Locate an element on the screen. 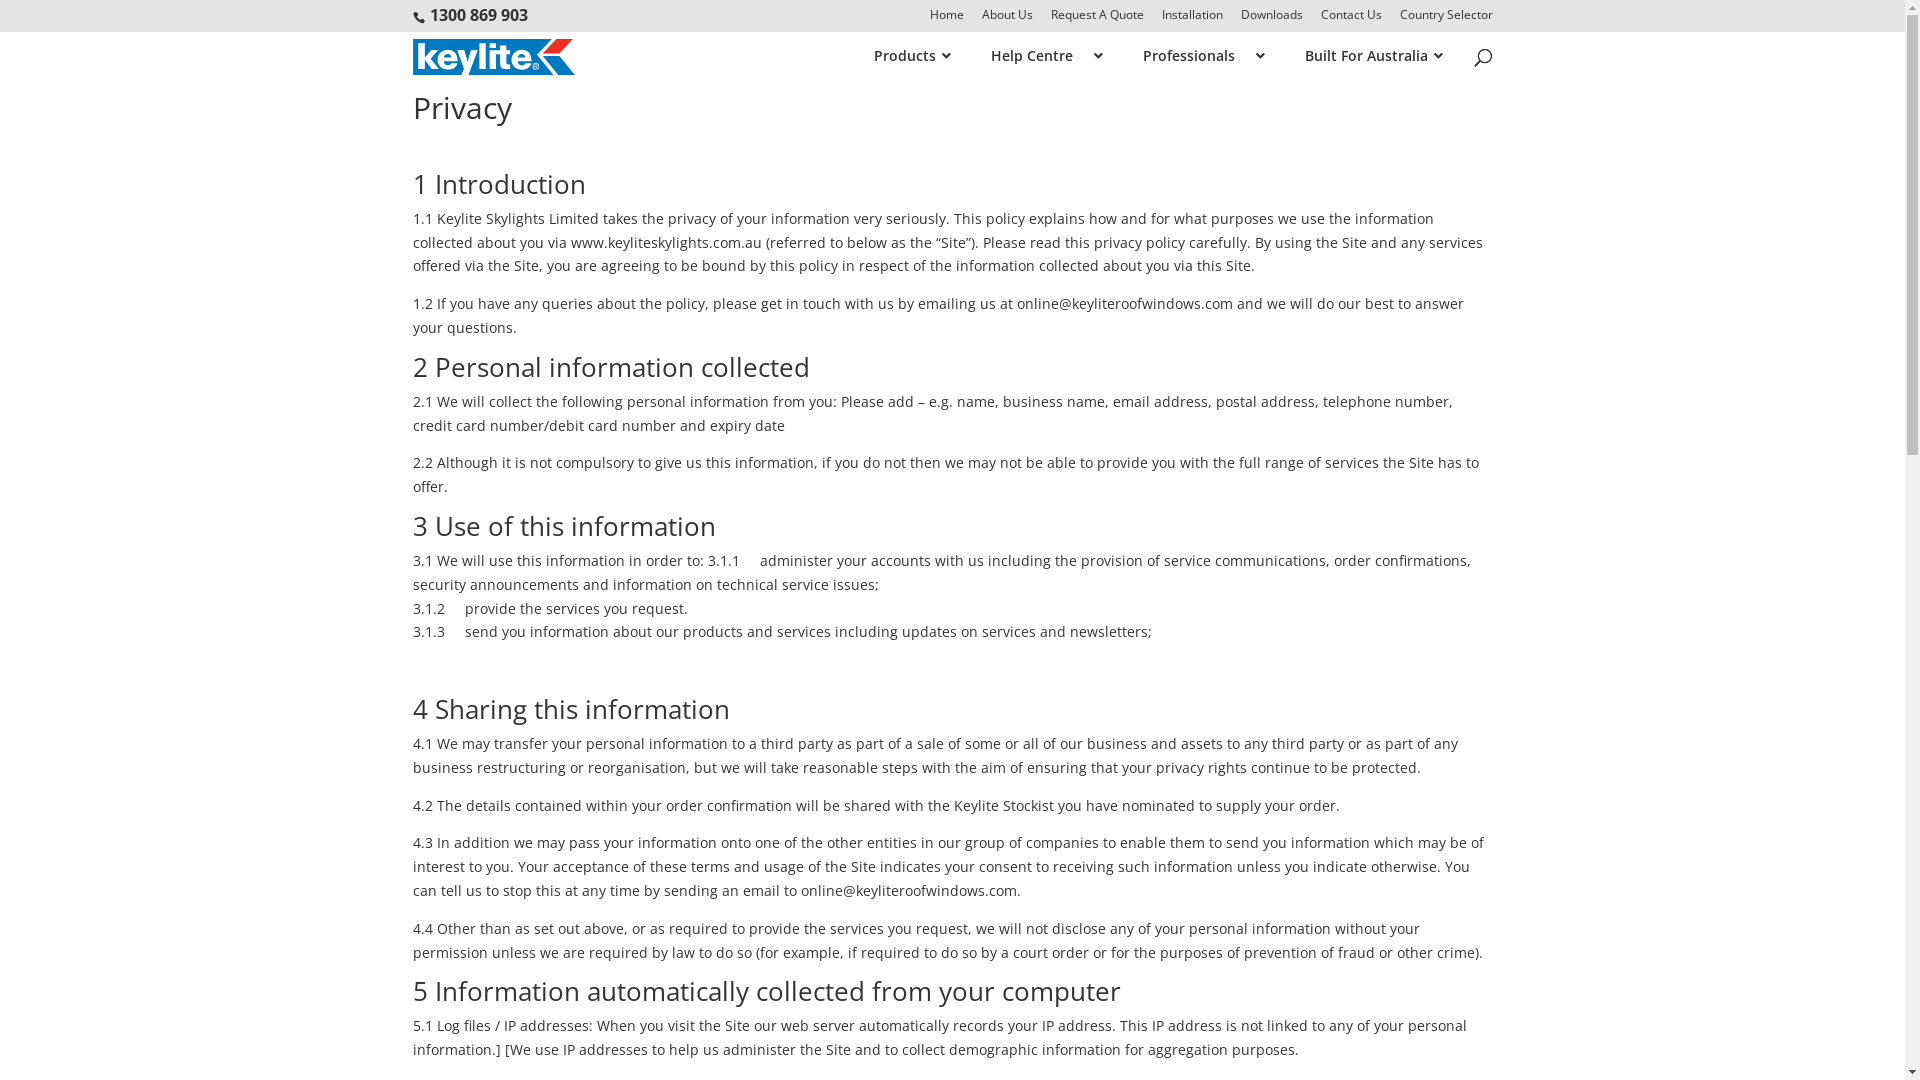 The image size is (1920, 1080). 'Built For Australia' is located at coordinates (1362, 55).